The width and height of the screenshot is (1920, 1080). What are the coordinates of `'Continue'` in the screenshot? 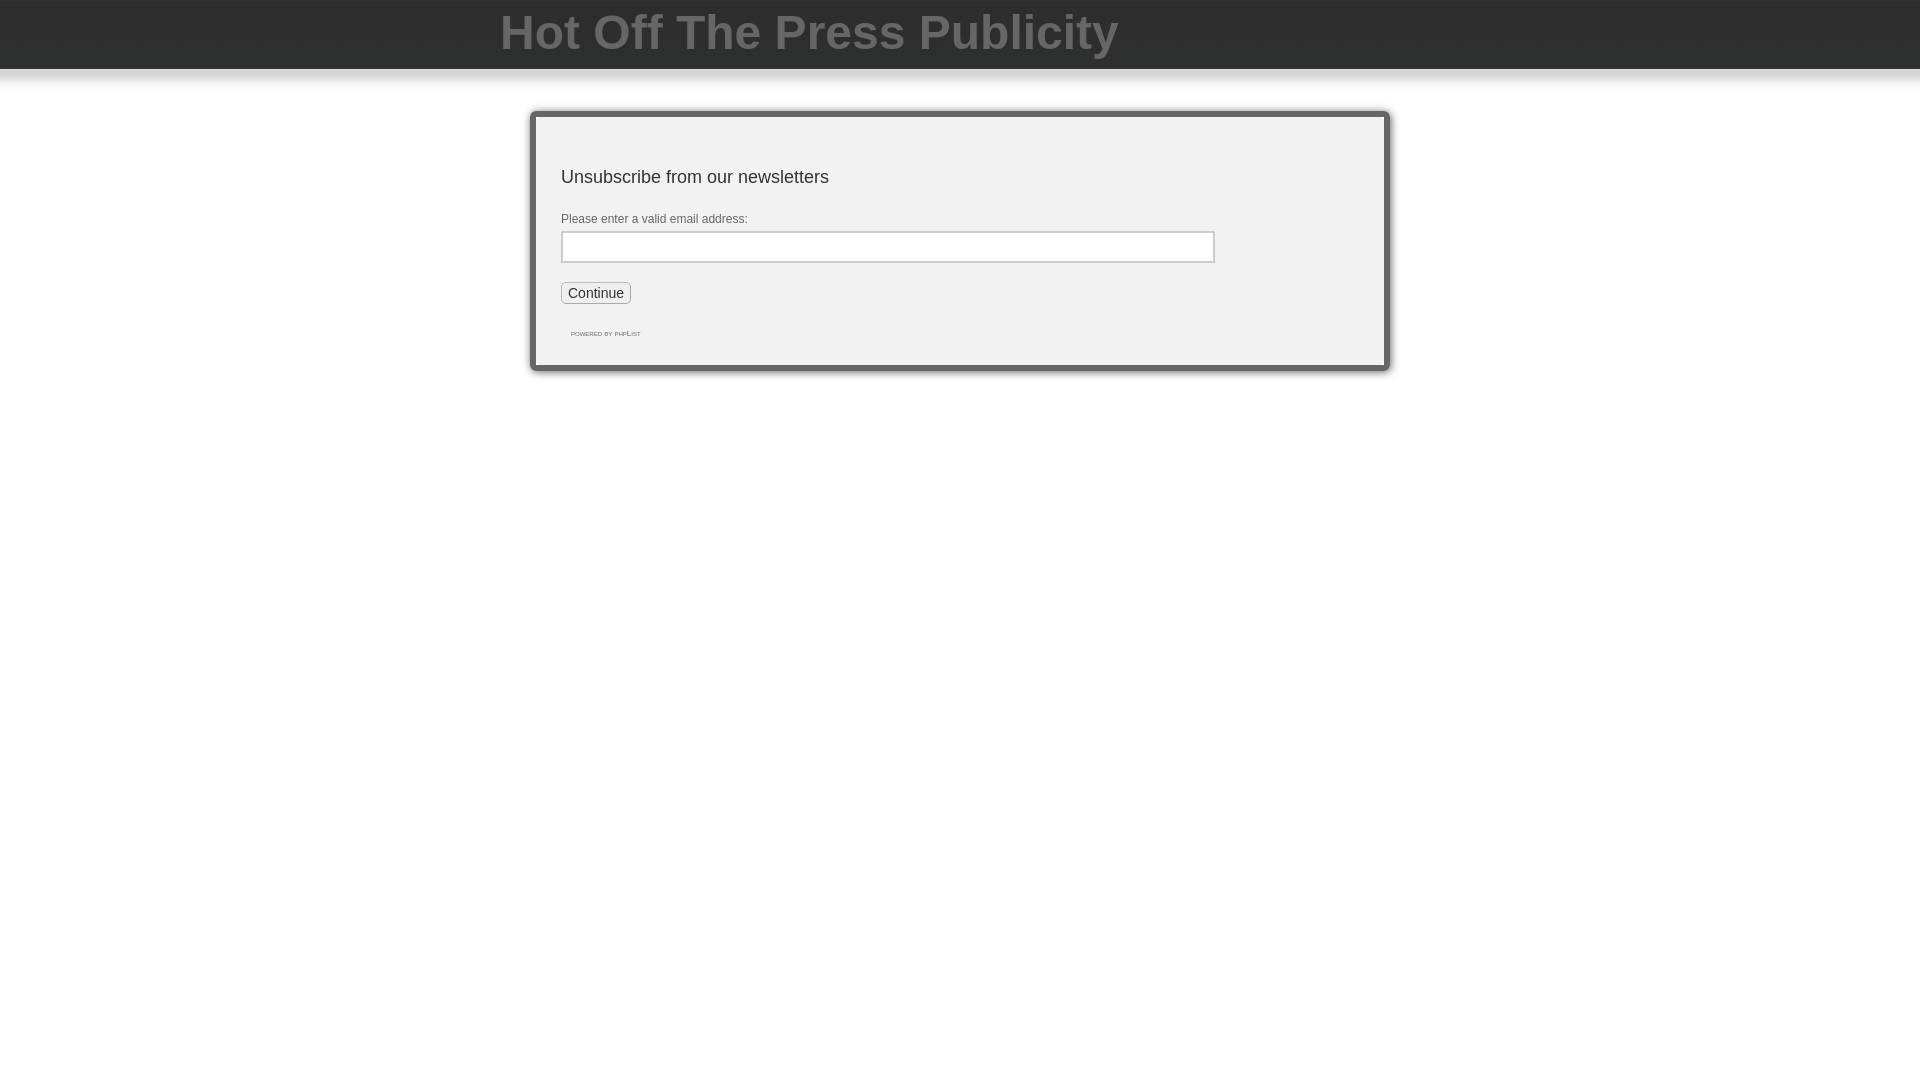 It's located at (594, 293).